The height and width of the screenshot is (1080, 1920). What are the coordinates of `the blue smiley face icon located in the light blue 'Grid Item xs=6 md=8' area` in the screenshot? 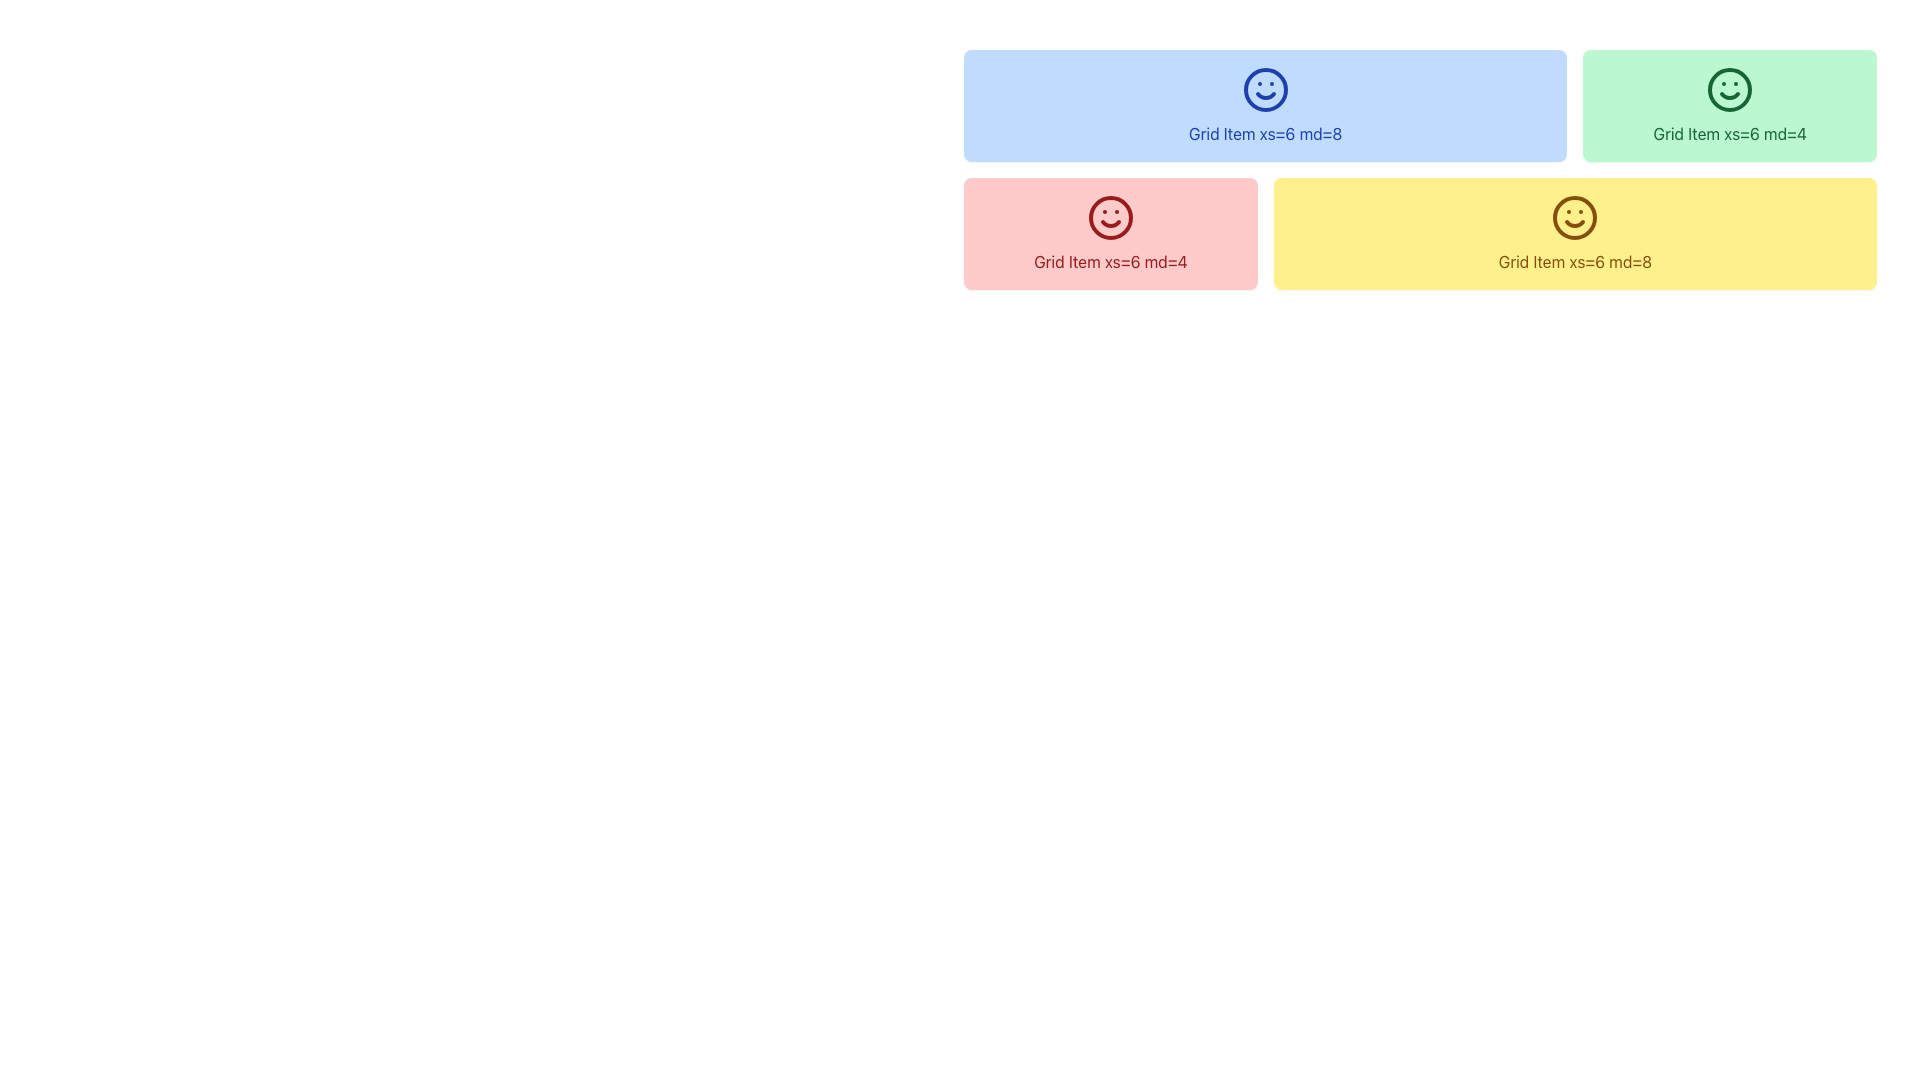 It's located at (1264, 88).